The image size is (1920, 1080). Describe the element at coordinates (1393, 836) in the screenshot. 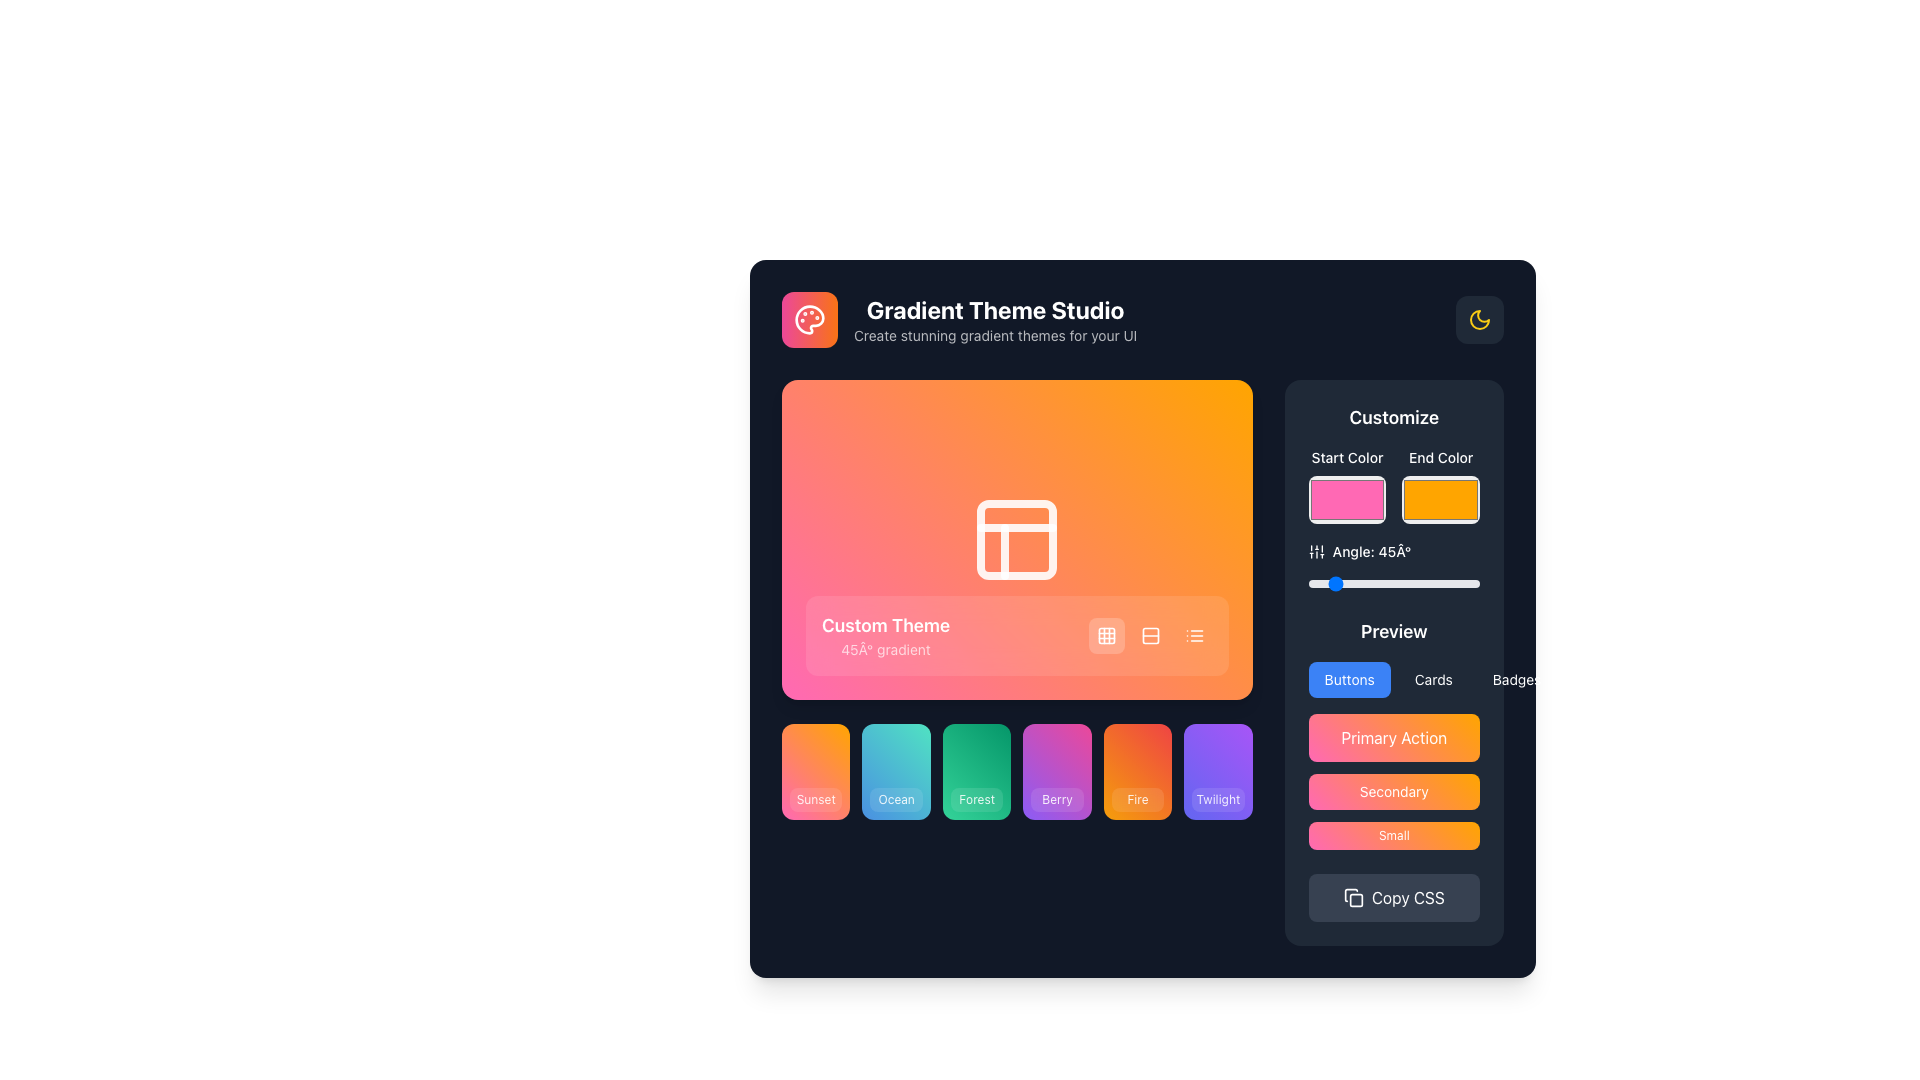

I see `the 'Small' button, which is a compact rectangular button with a gradient background from pink to orange, located in the 'Preview' panel on the right side of the interface` at that location.